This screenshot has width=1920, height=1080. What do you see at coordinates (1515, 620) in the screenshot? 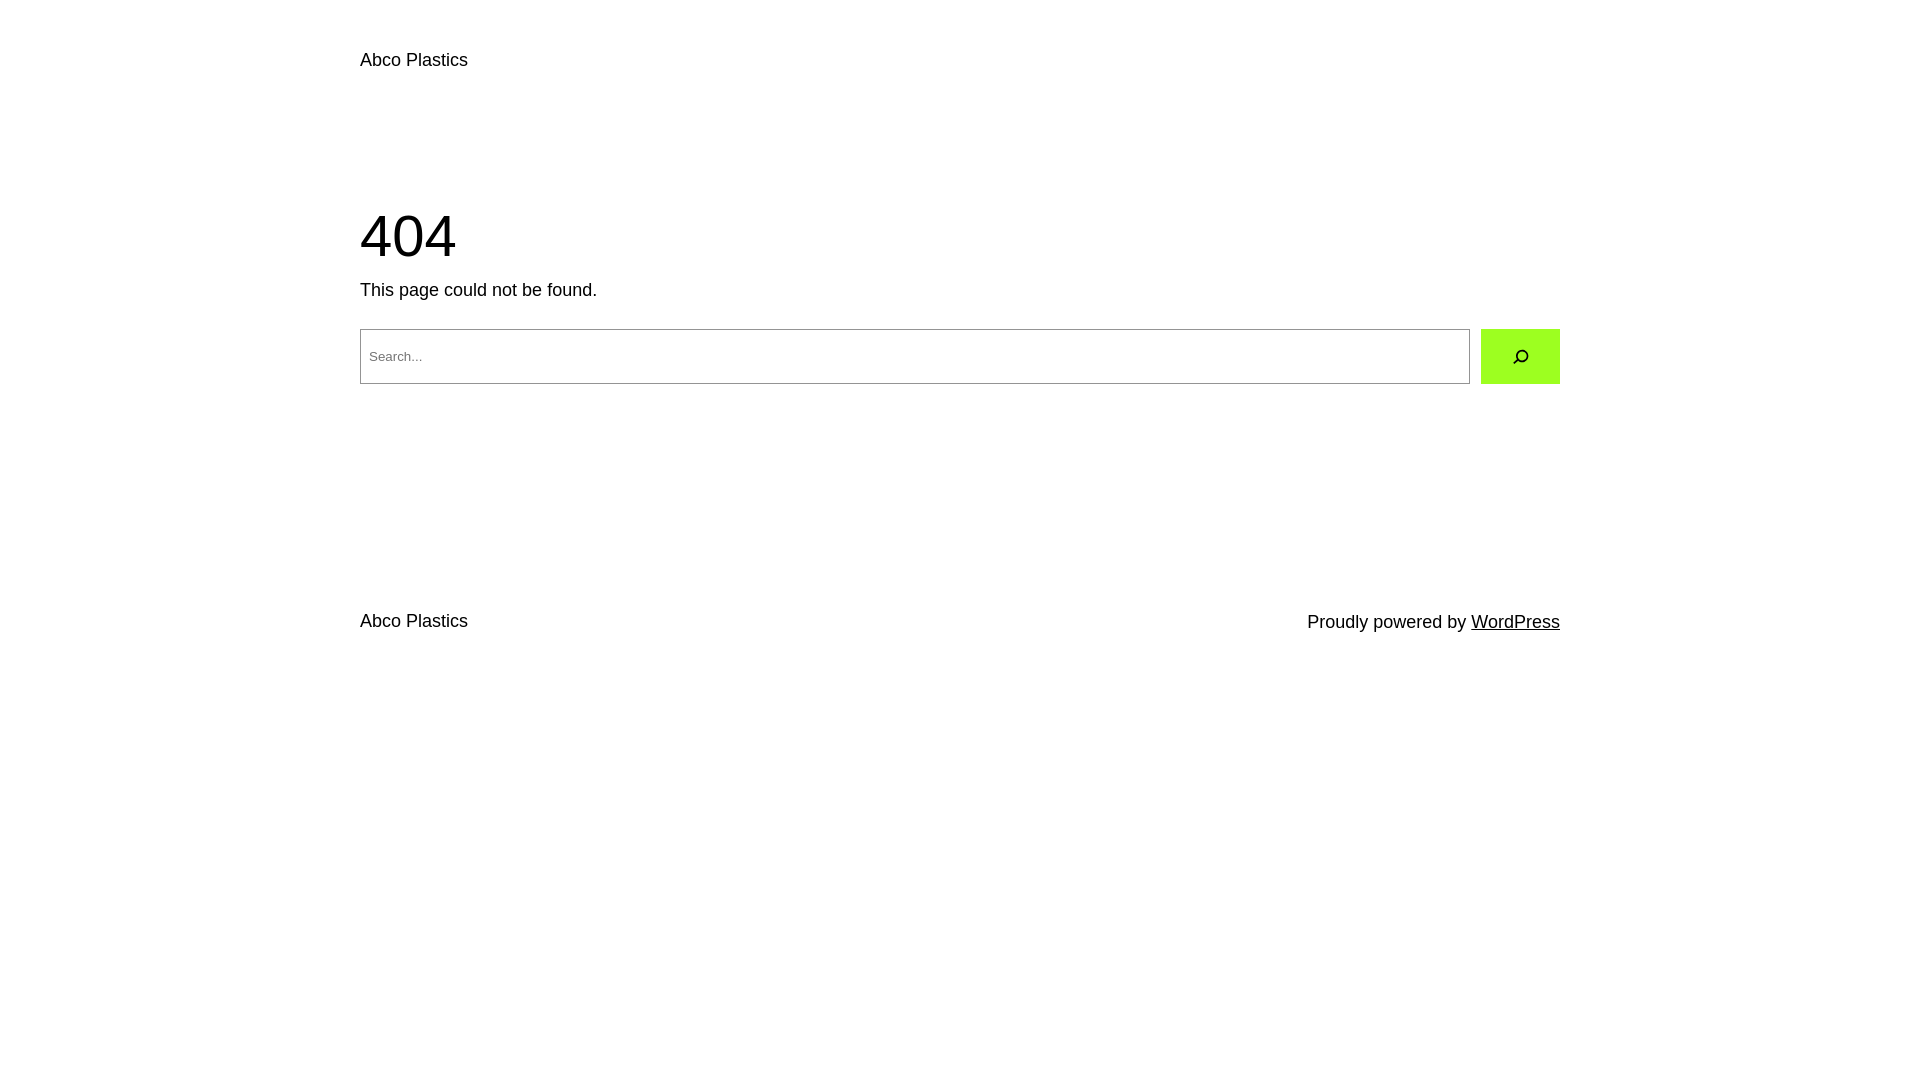
I see `'WordPress'` at bounding box center [1515, 620].